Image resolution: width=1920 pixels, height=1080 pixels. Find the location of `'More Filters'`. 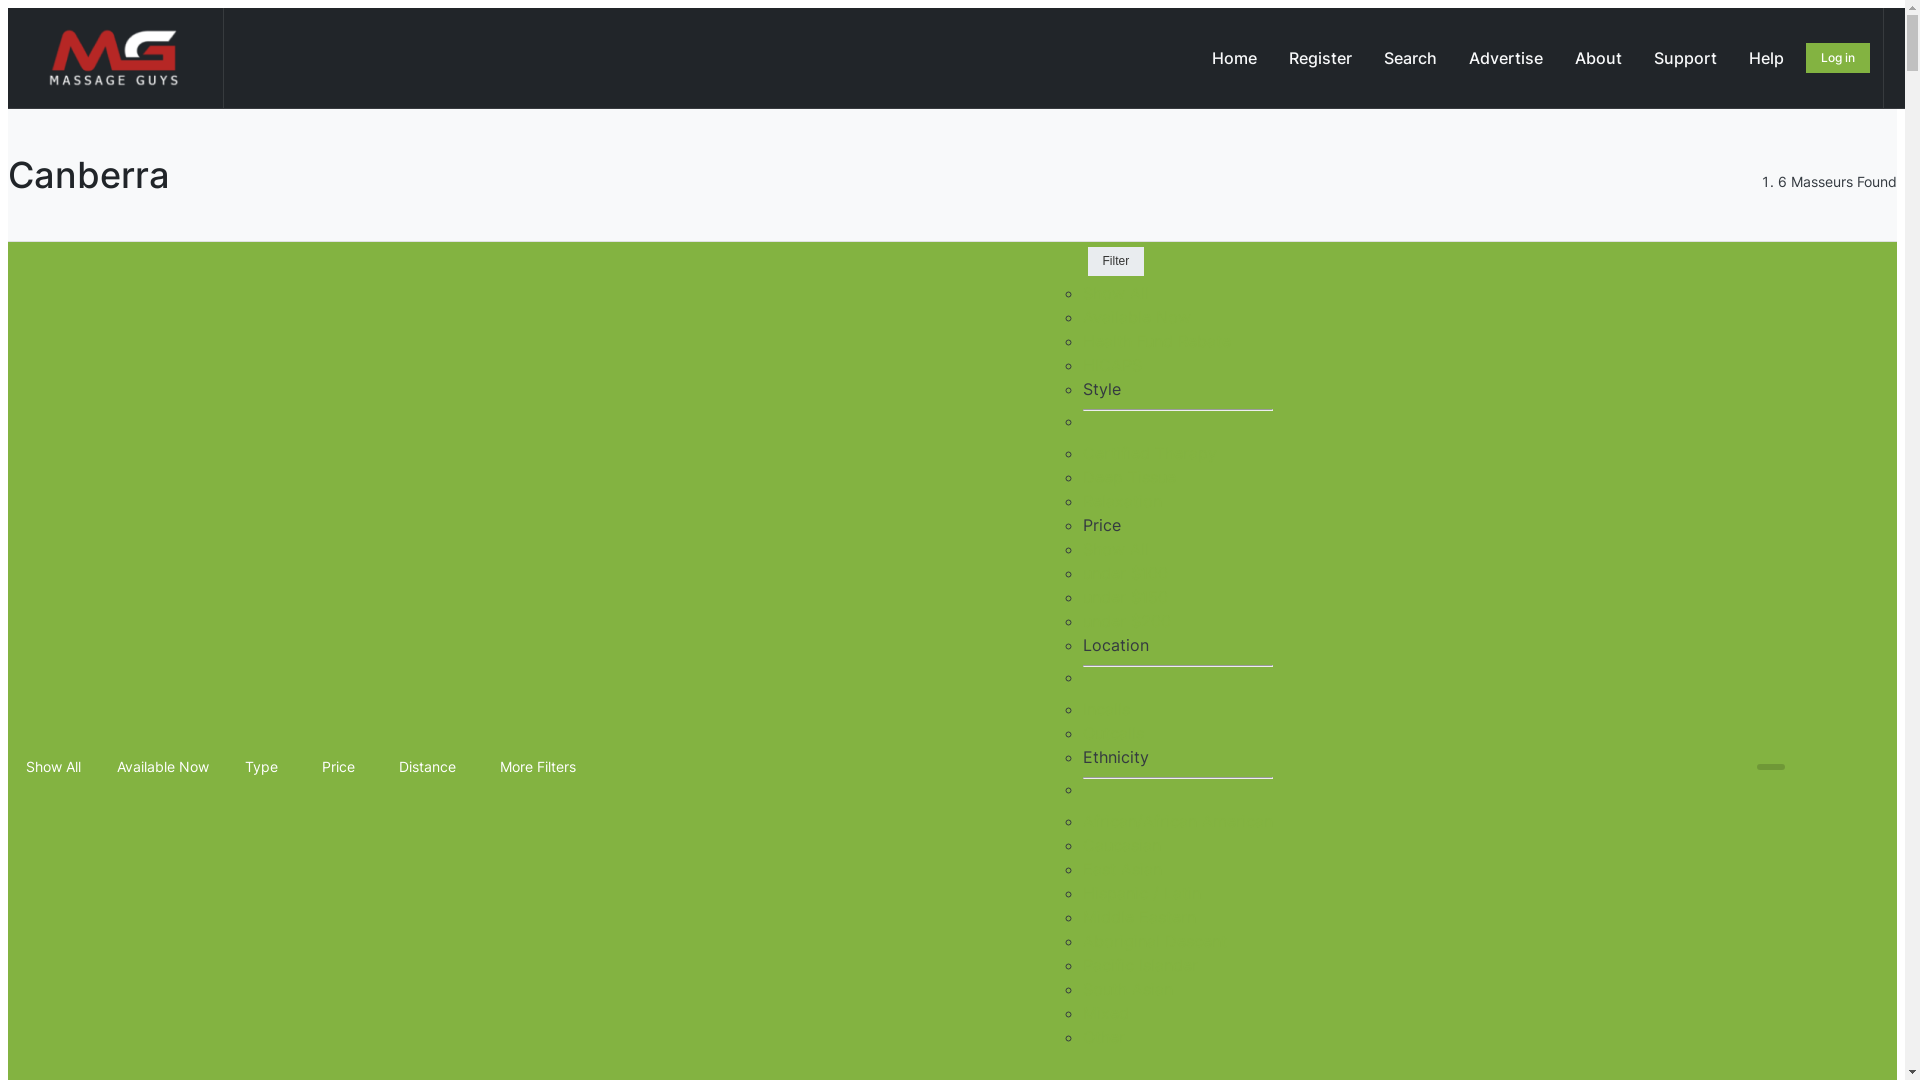

'More Filters' is located at coordinates (542, 766).